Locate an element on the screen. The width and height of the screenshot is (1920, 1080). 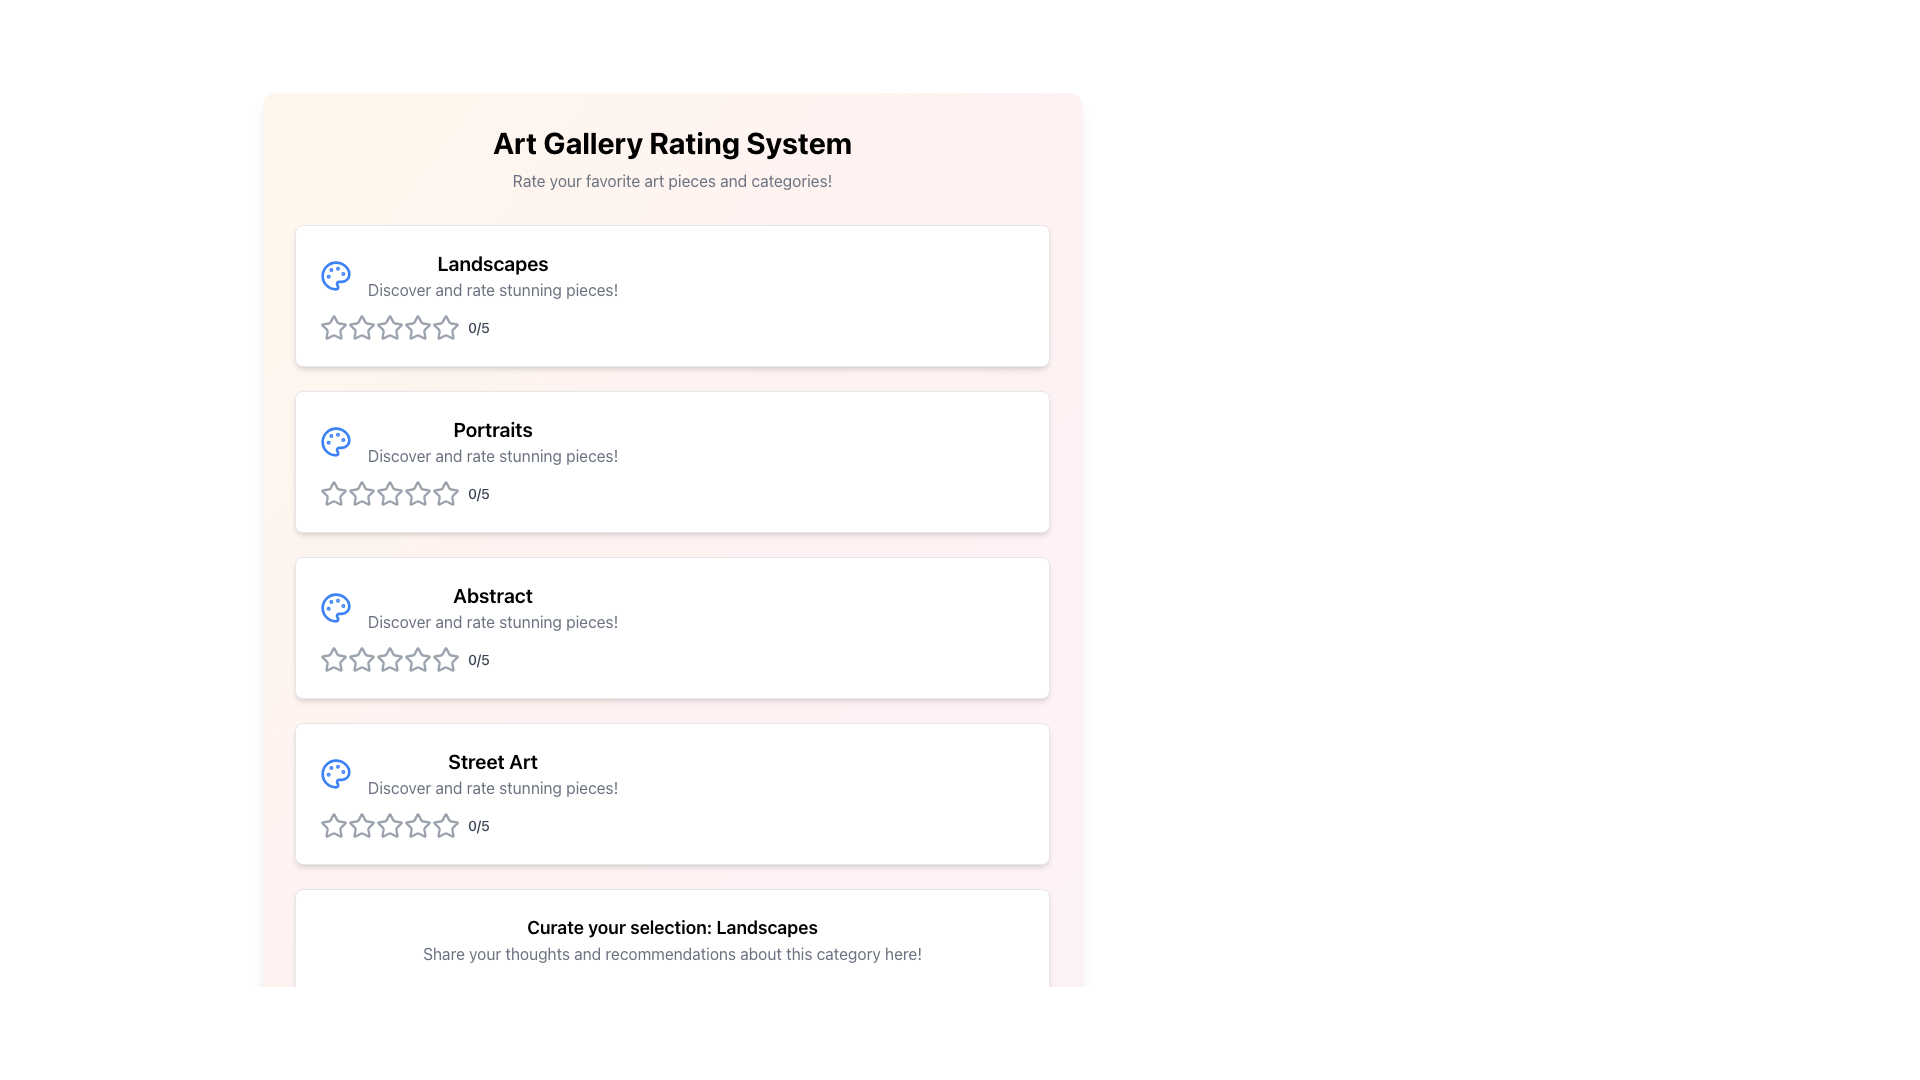
the first star icon in the rating system for the 'Street Art' section is located at coordinates (334, 825).